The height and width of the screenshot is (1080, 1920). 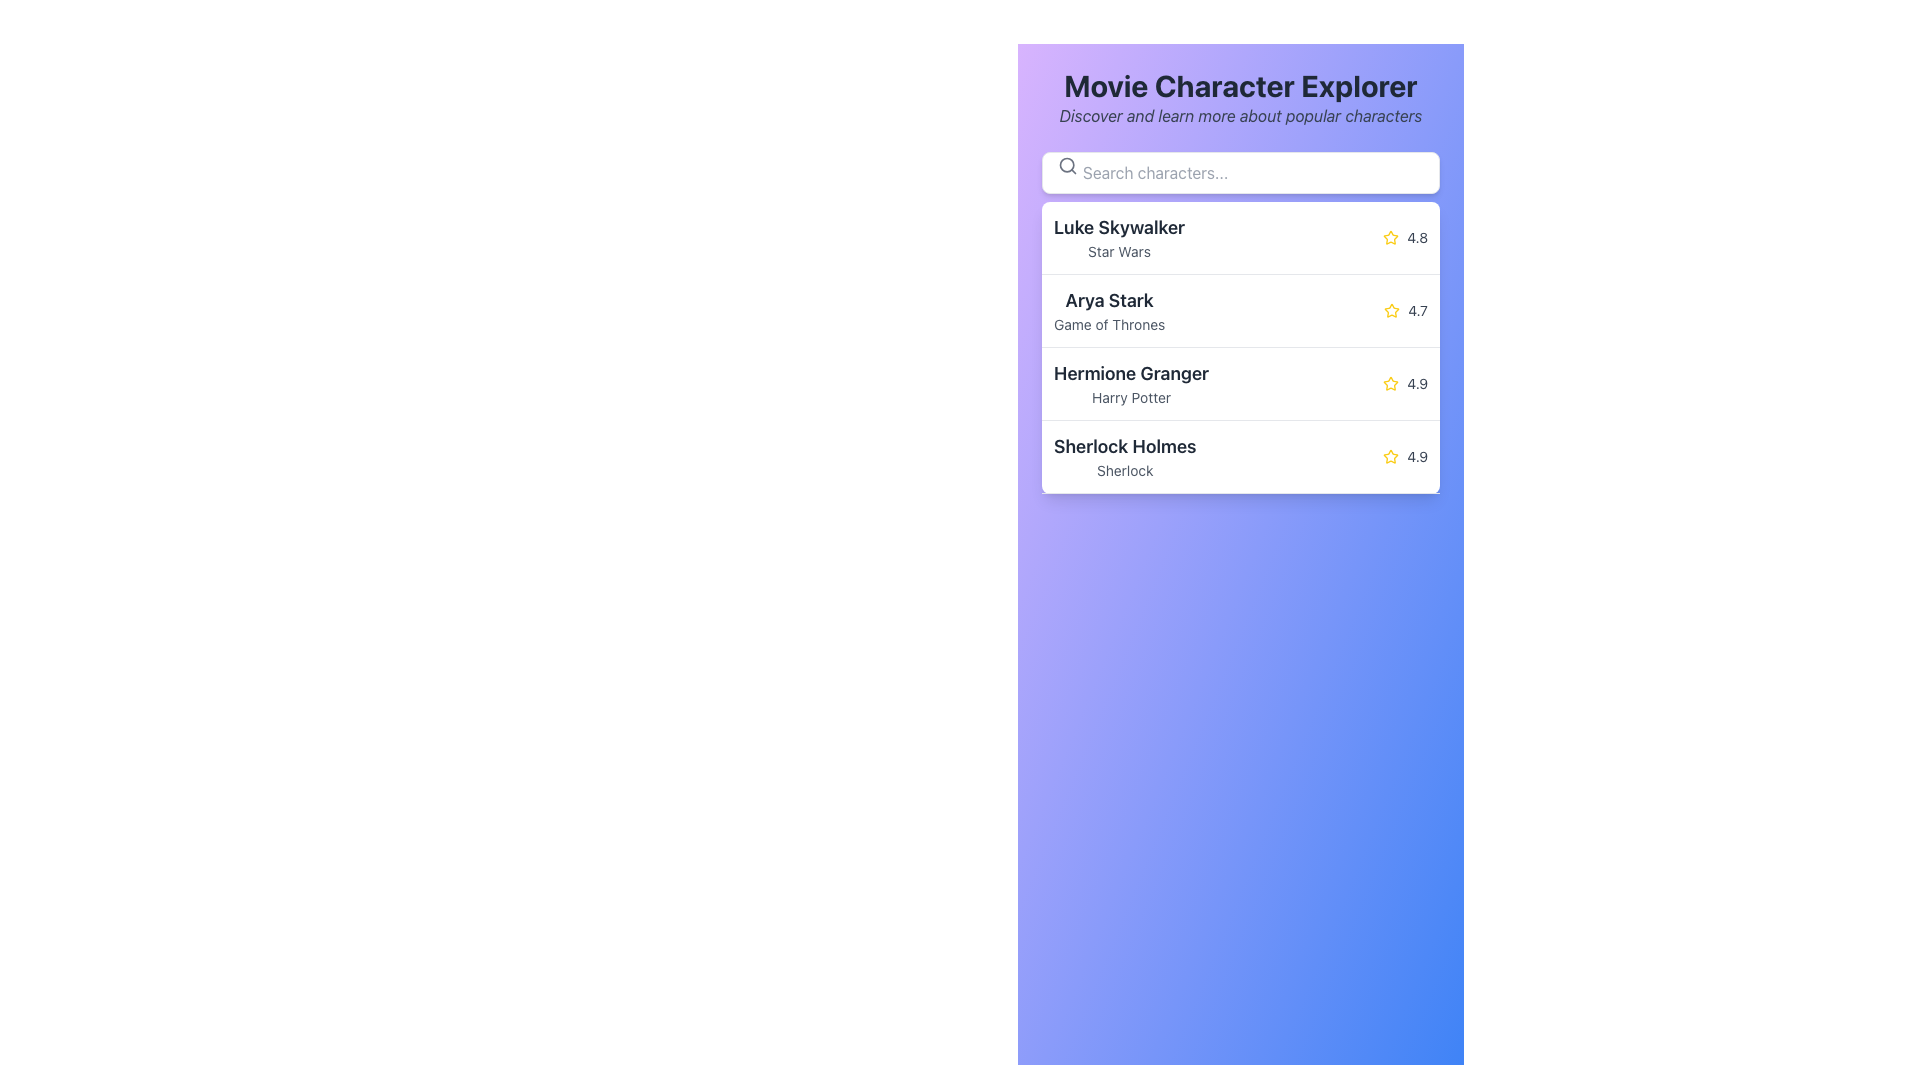 I want to click on the rating icon to the left of the text '4.7' associated with 'Arya Stark' to highlight it in the interface, so click(x=1391, y=311).